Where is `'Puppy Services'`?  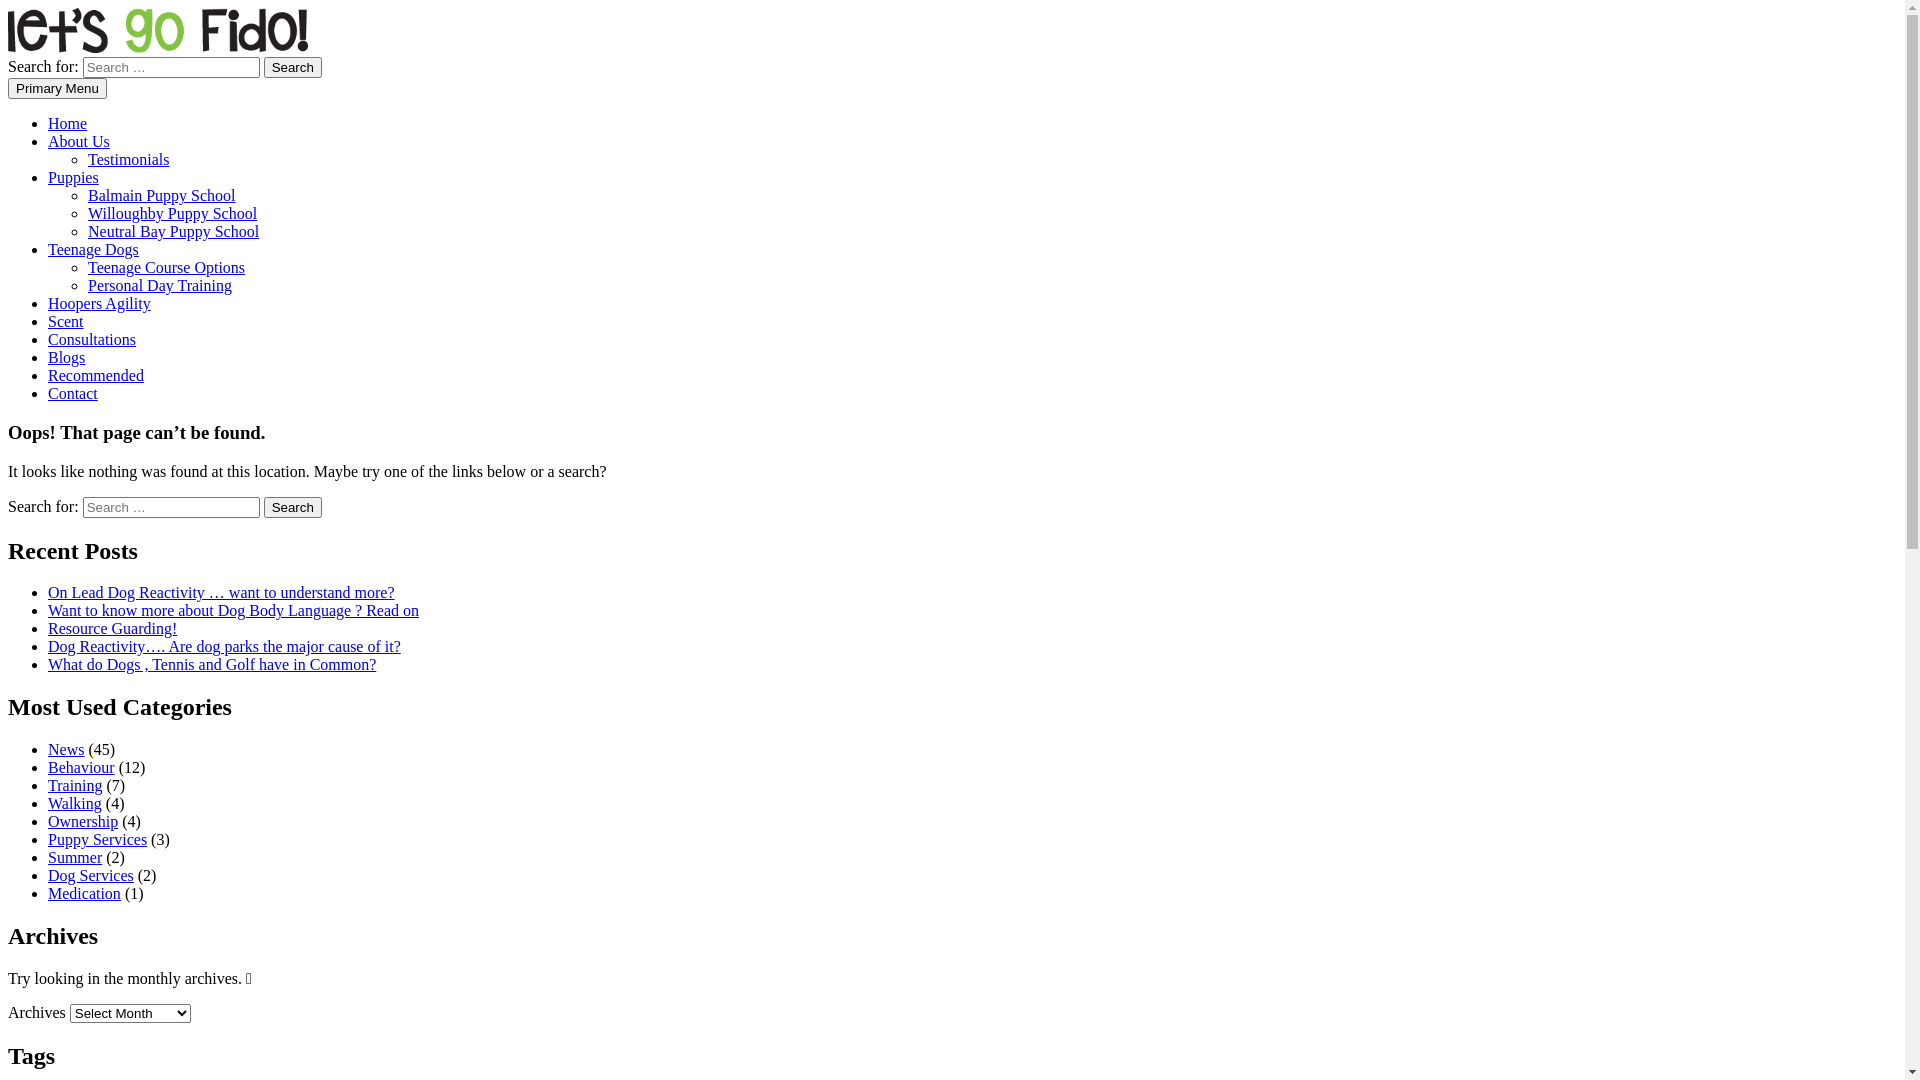 'Puppy Services' is located at coordinates (96, 839).